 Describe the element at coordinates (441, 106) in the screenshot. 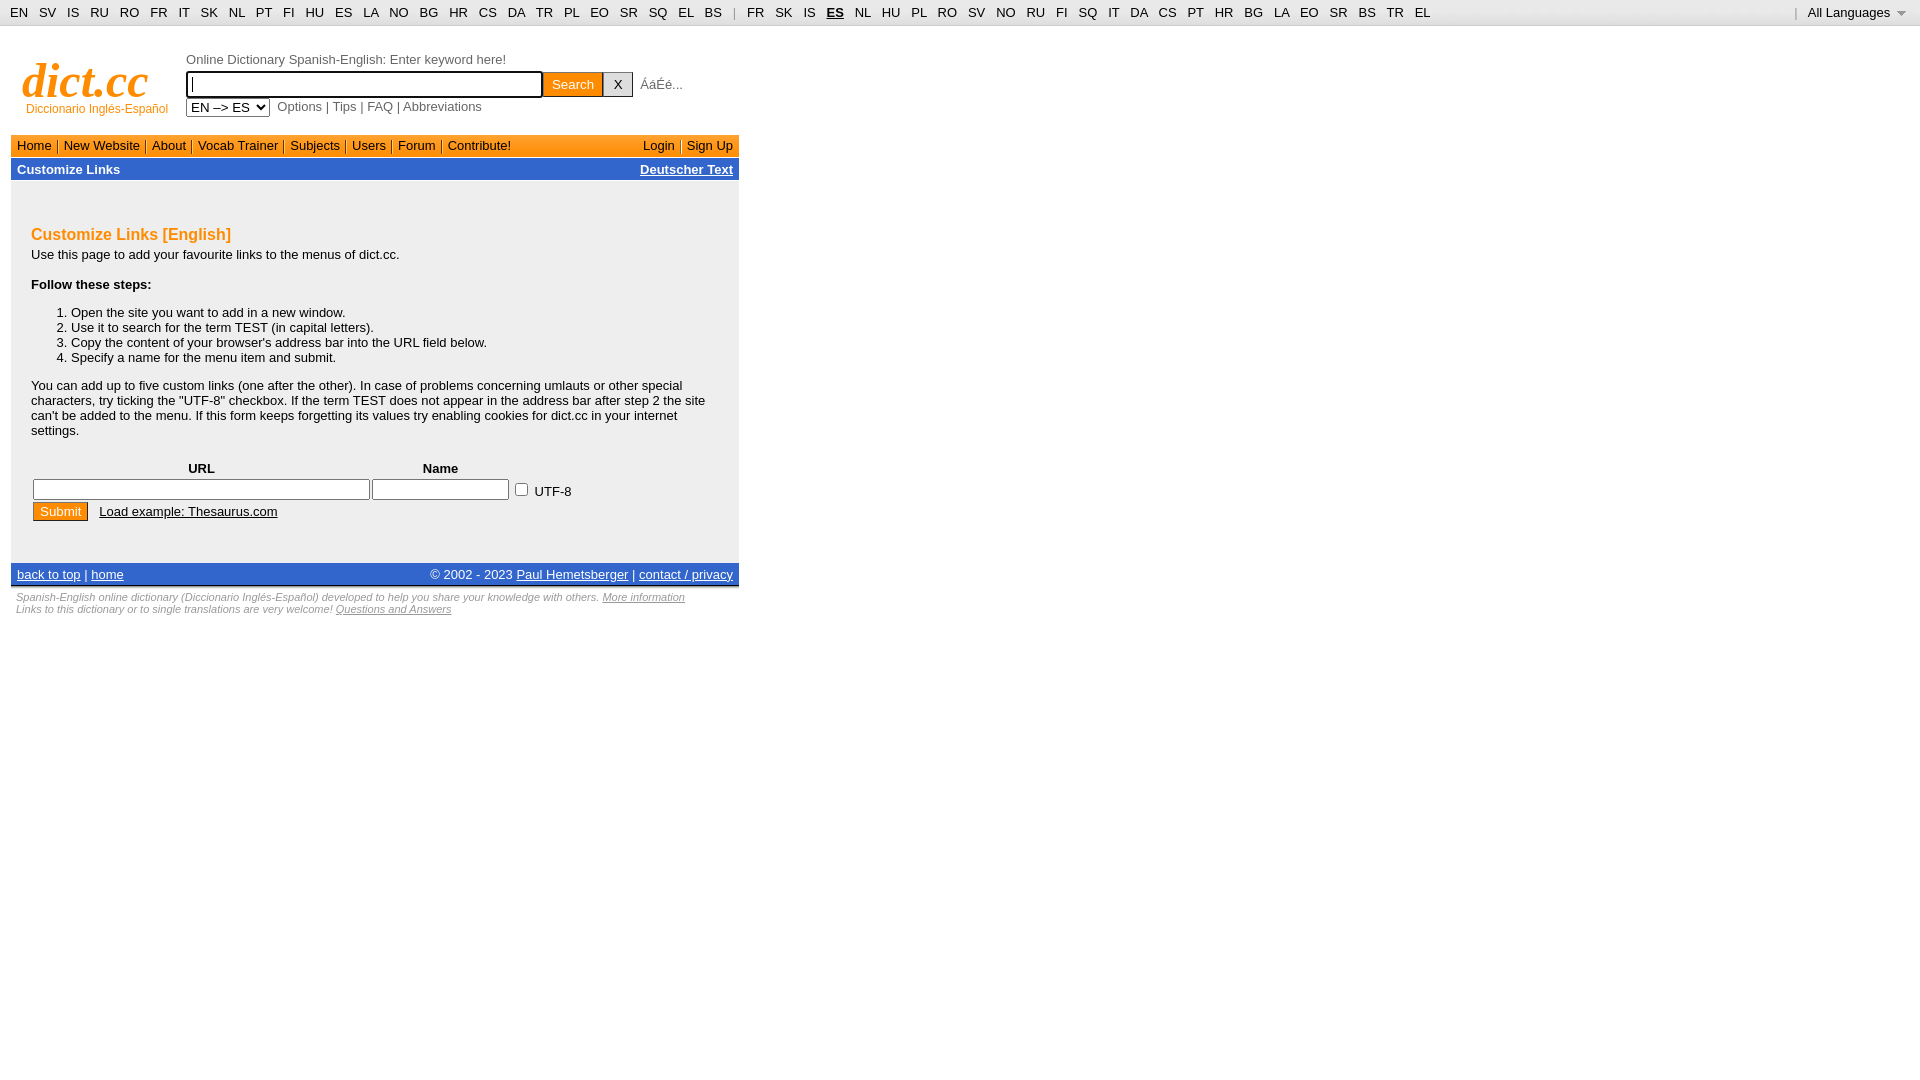

I see `'Abbreviations'` at that location.